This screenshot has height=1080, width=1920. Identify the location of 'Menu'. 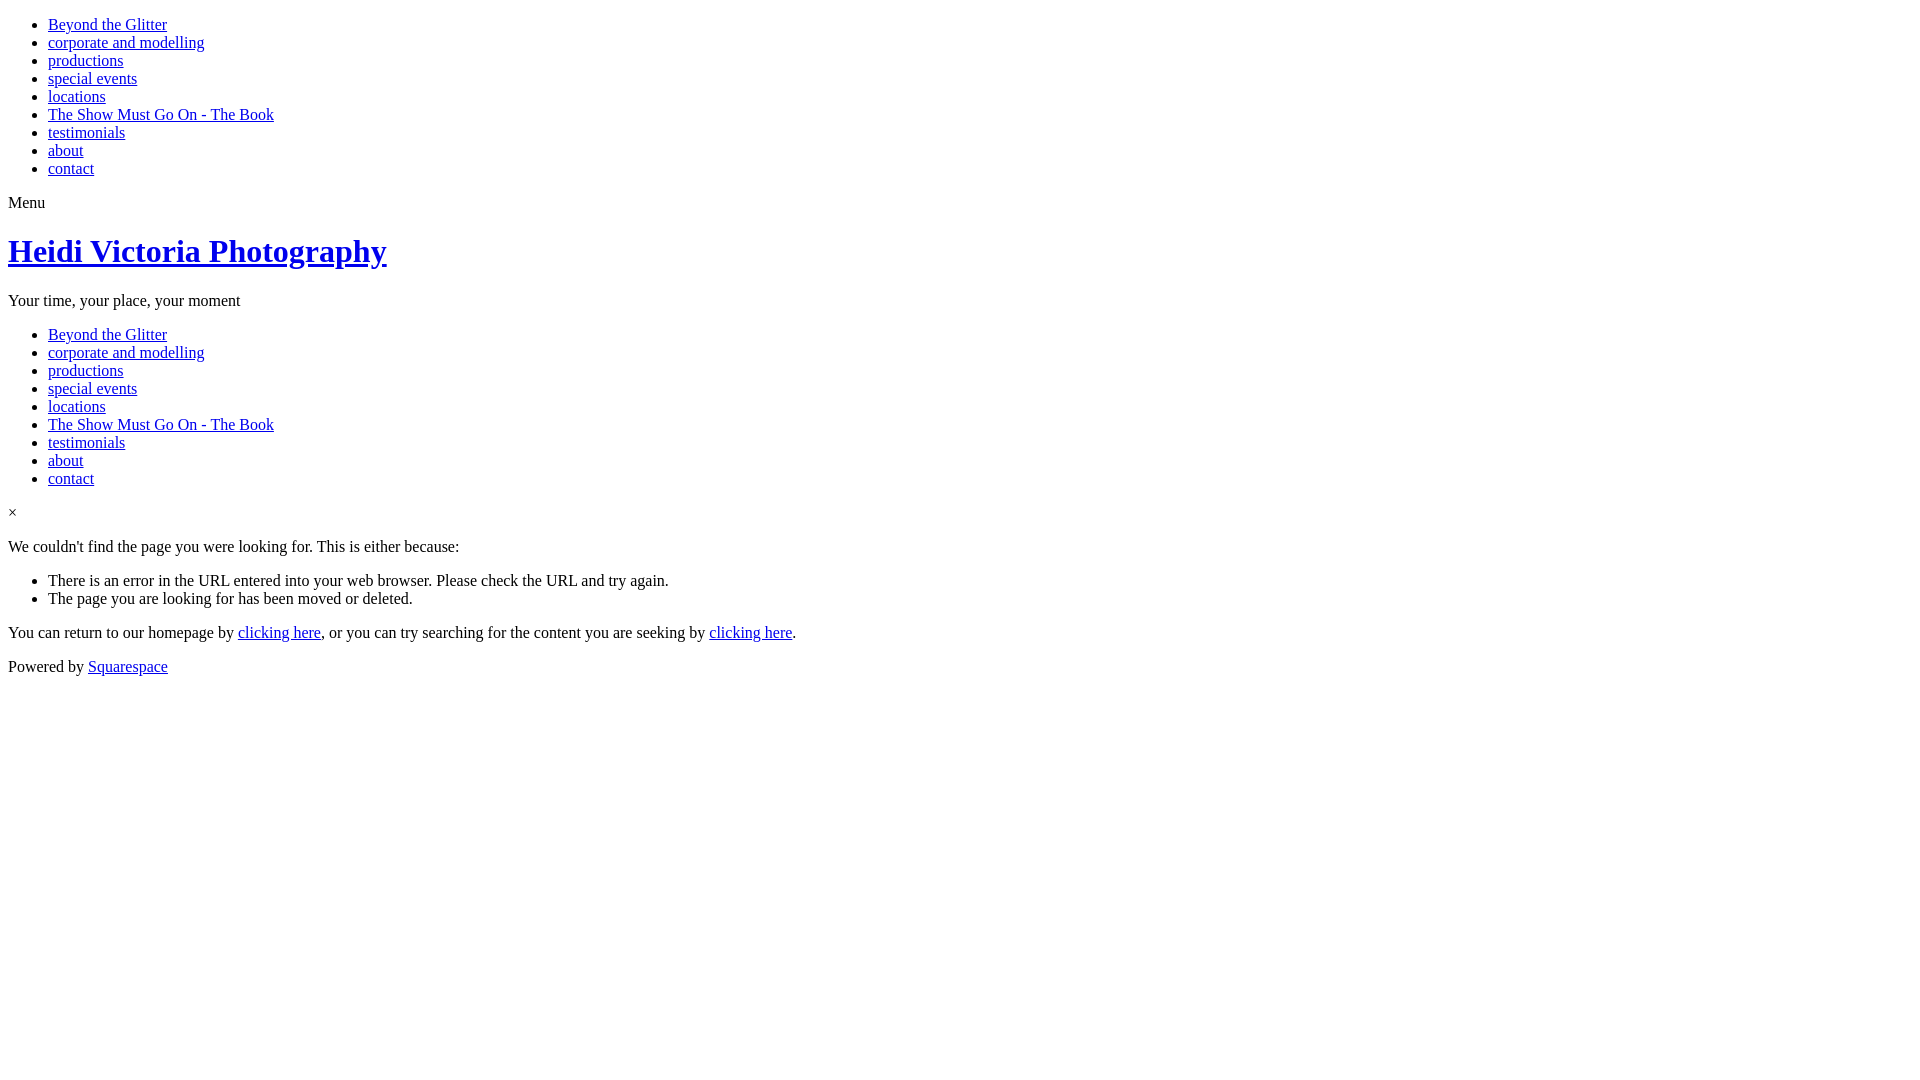
(26, 202).